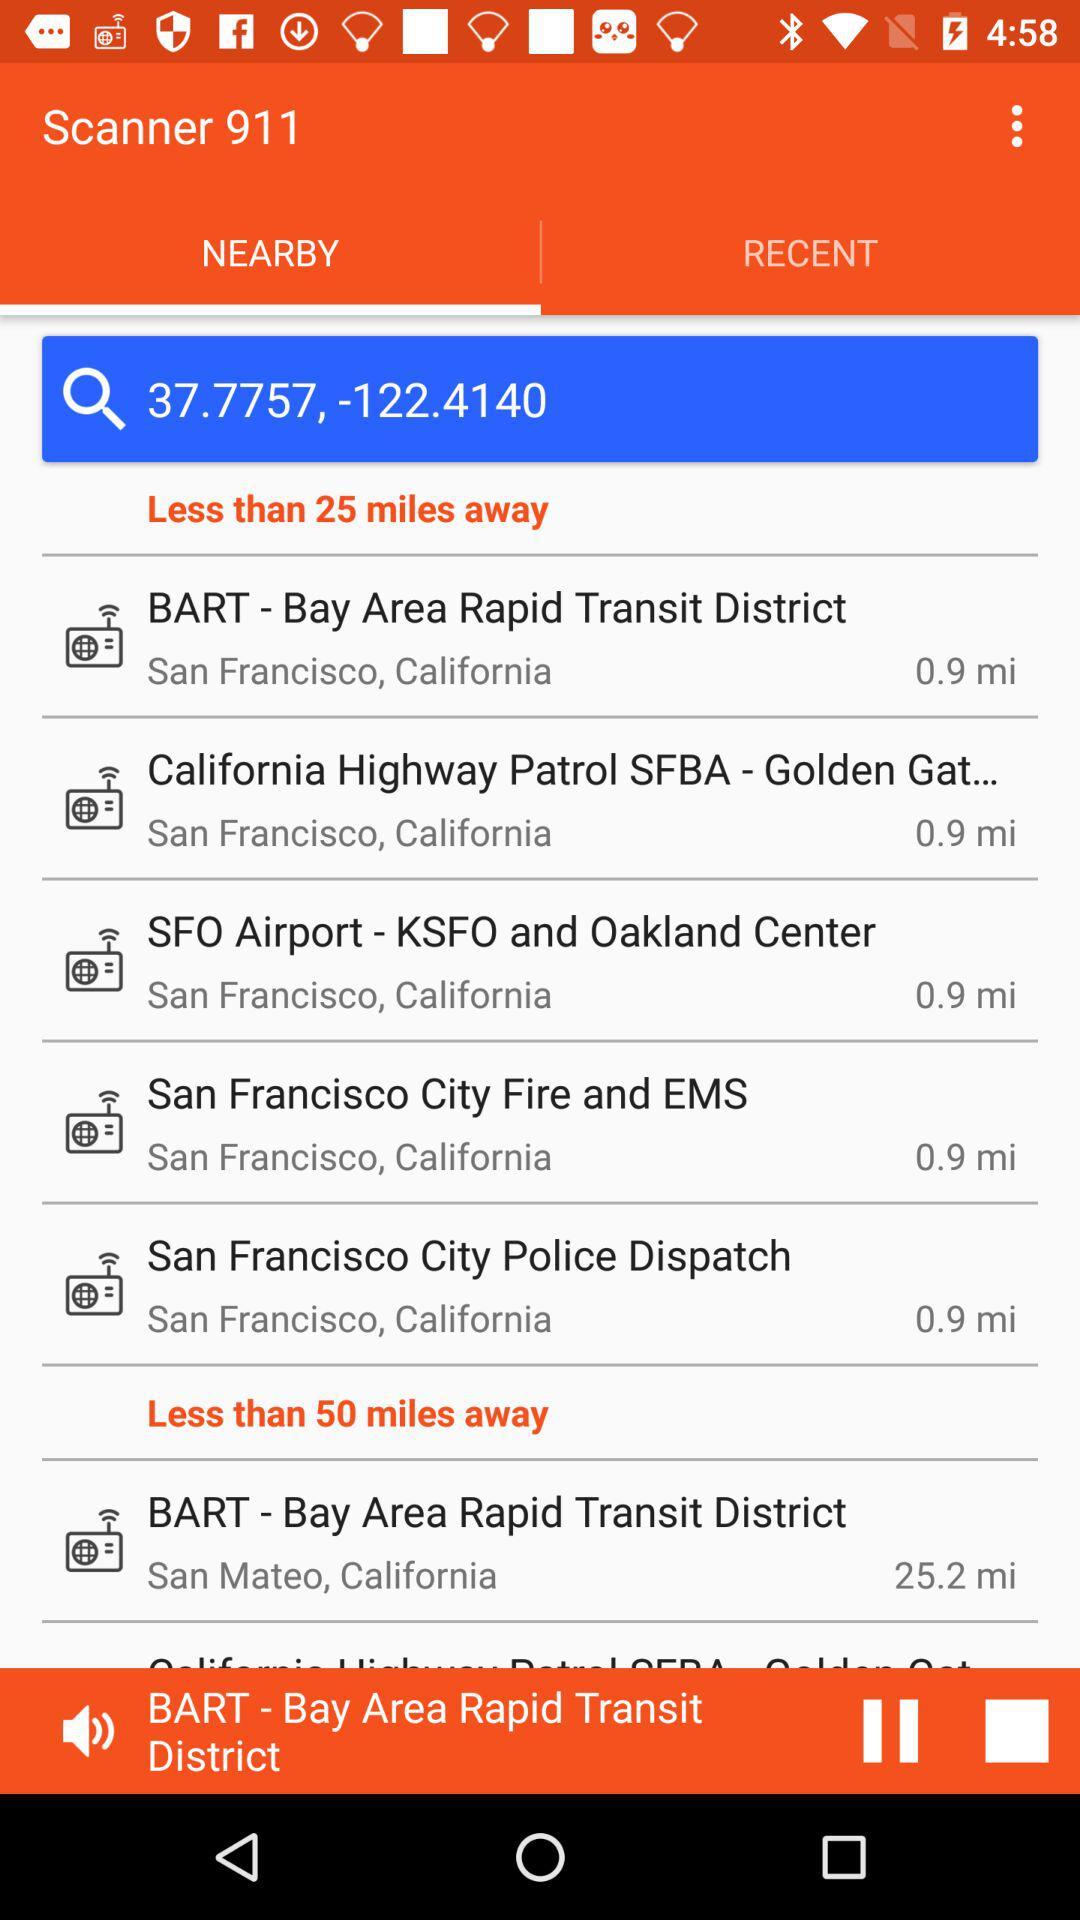 The height and width of the screenshot is (1920, 1080). What do you see at coordinates (890, 1730) in the screenshot?
I see `pause audio` at bounding box center [890, 1730].